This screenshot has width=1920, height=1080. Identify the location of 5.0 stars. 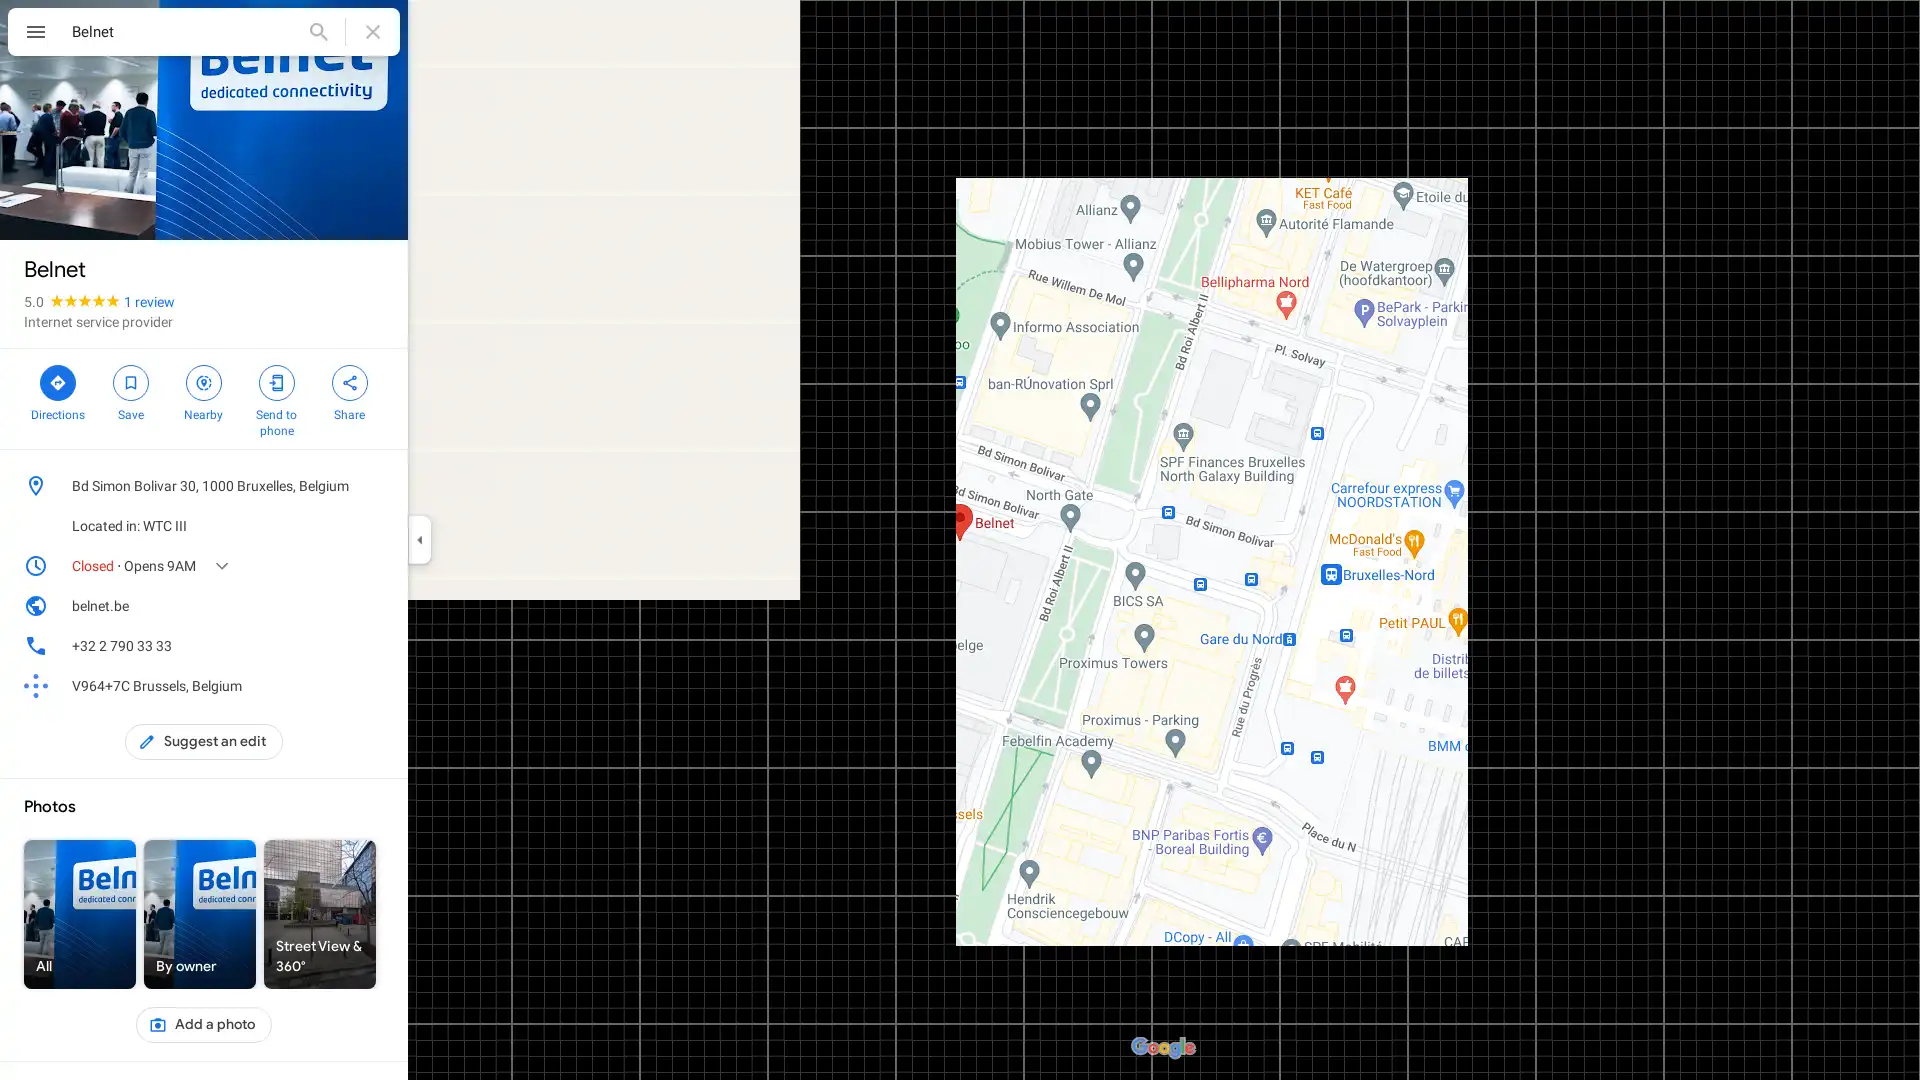
(73, 301).